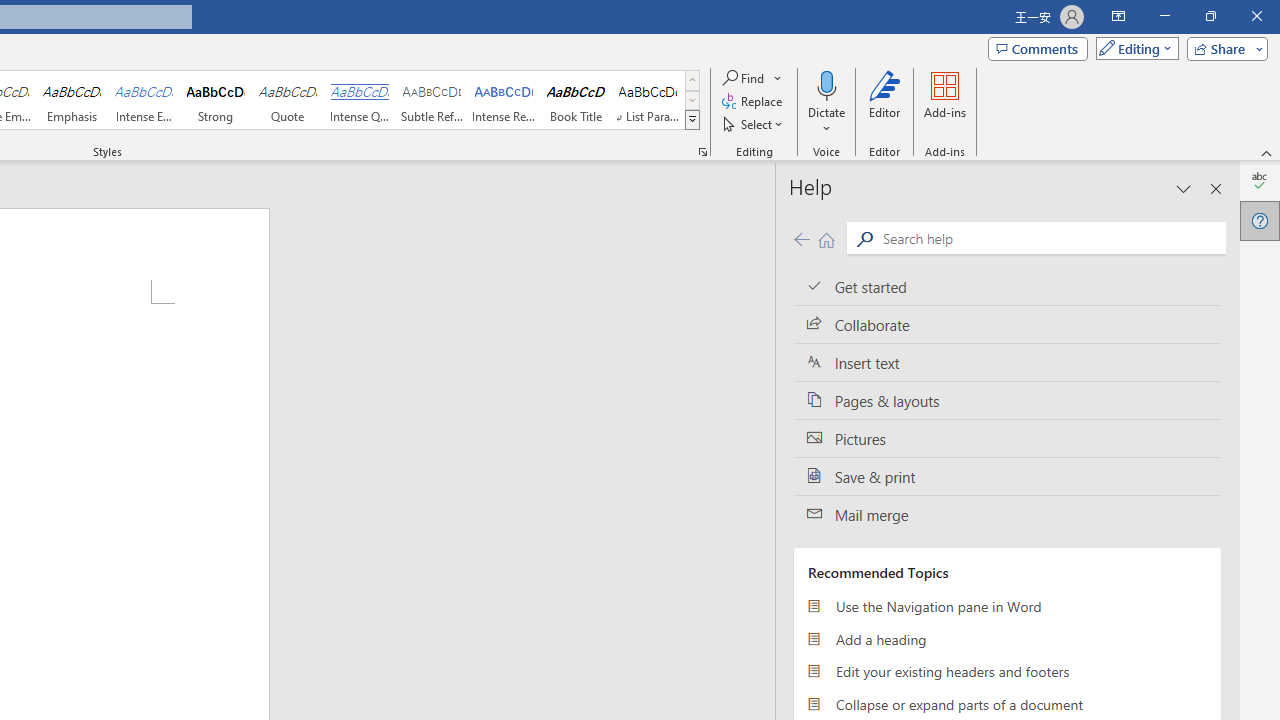 Image resolution: width=1280 pixels, height=720 pixels. What do you see at coordinates (1209, 16) in the screenshot?
I see `'Restore Down'` at bounding box center [1209, 16].